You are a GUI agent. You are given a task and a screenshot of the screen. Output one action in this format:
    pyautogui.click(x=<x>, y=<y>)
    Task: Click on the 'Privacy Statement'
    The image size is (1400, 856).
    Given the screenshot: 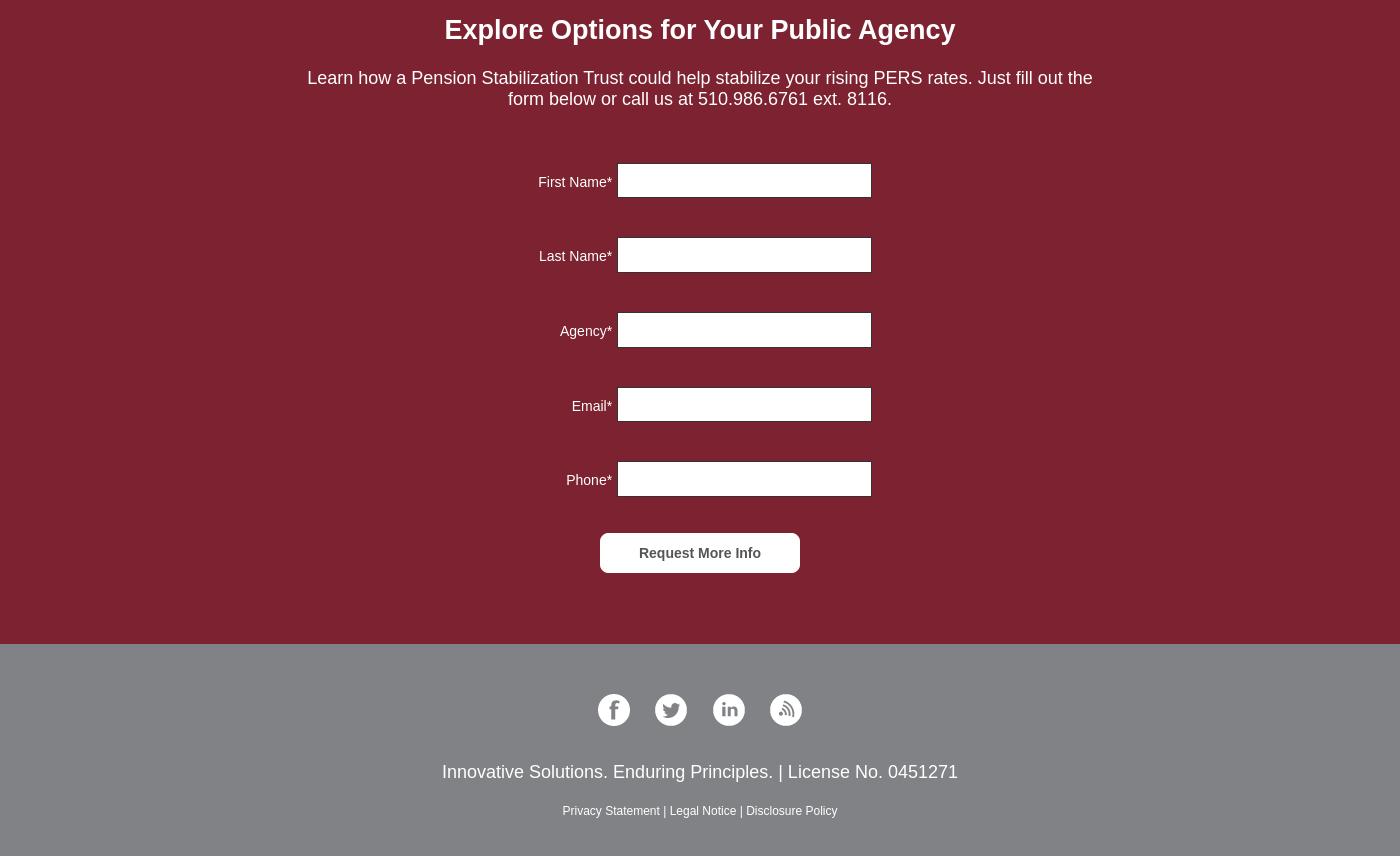 What is the action you would take?
    pyautogui.click(x=610, y=810)
    